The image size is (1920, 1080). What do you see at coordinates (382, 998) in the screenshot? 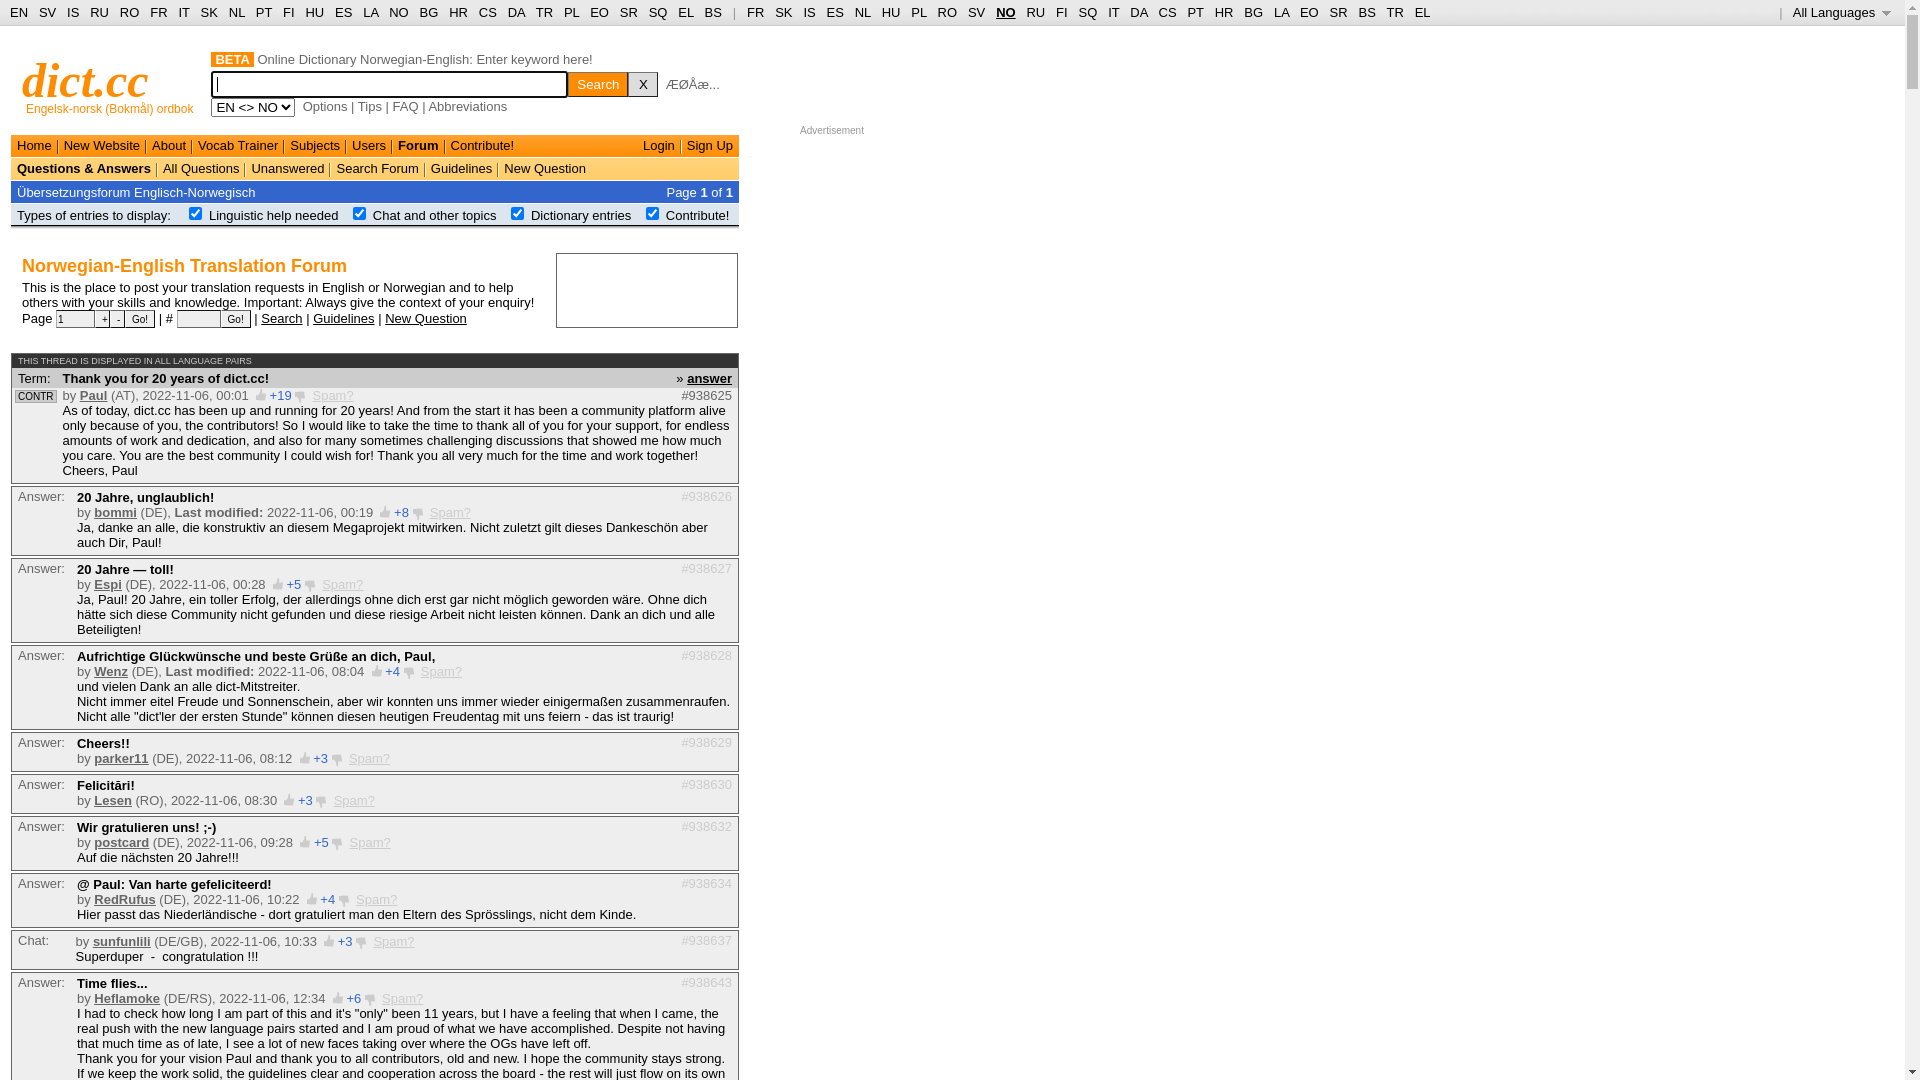
I see `'Spam?'` at bounding box center [382, 998].